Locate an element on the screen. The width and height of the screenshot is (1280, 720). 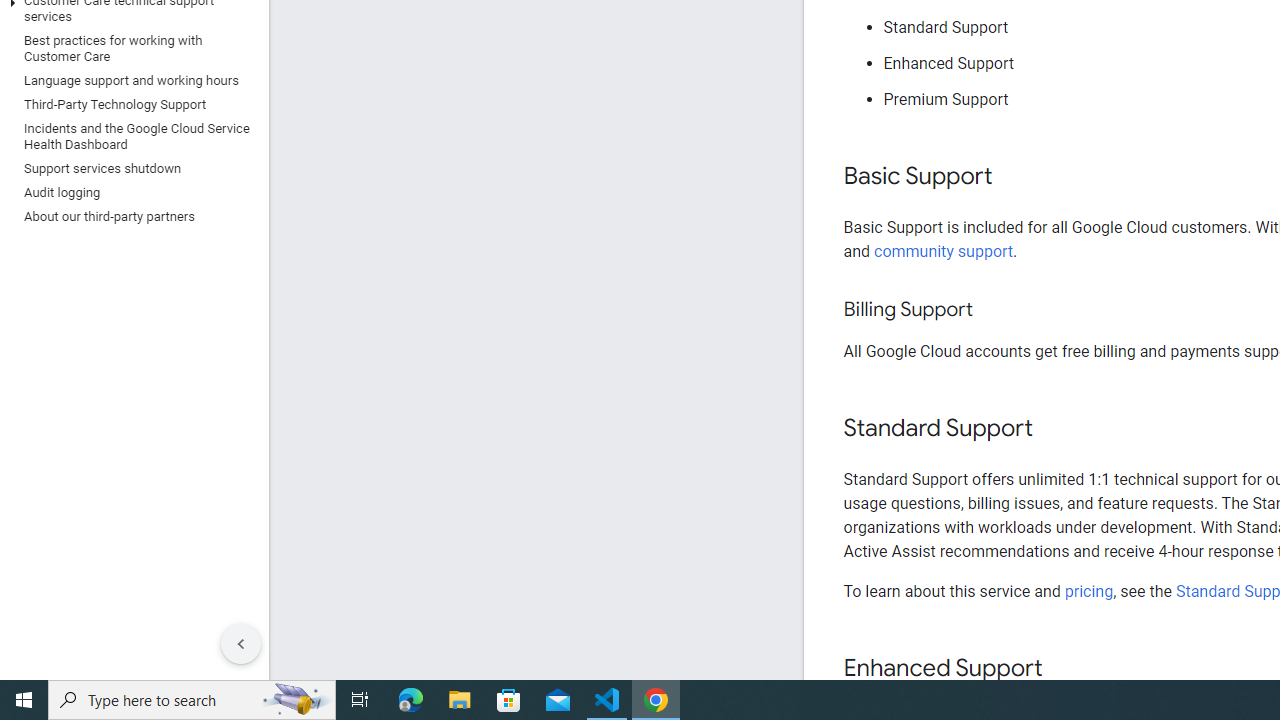
'Third-Party Technology Support' is located at coordinates (129, 104).